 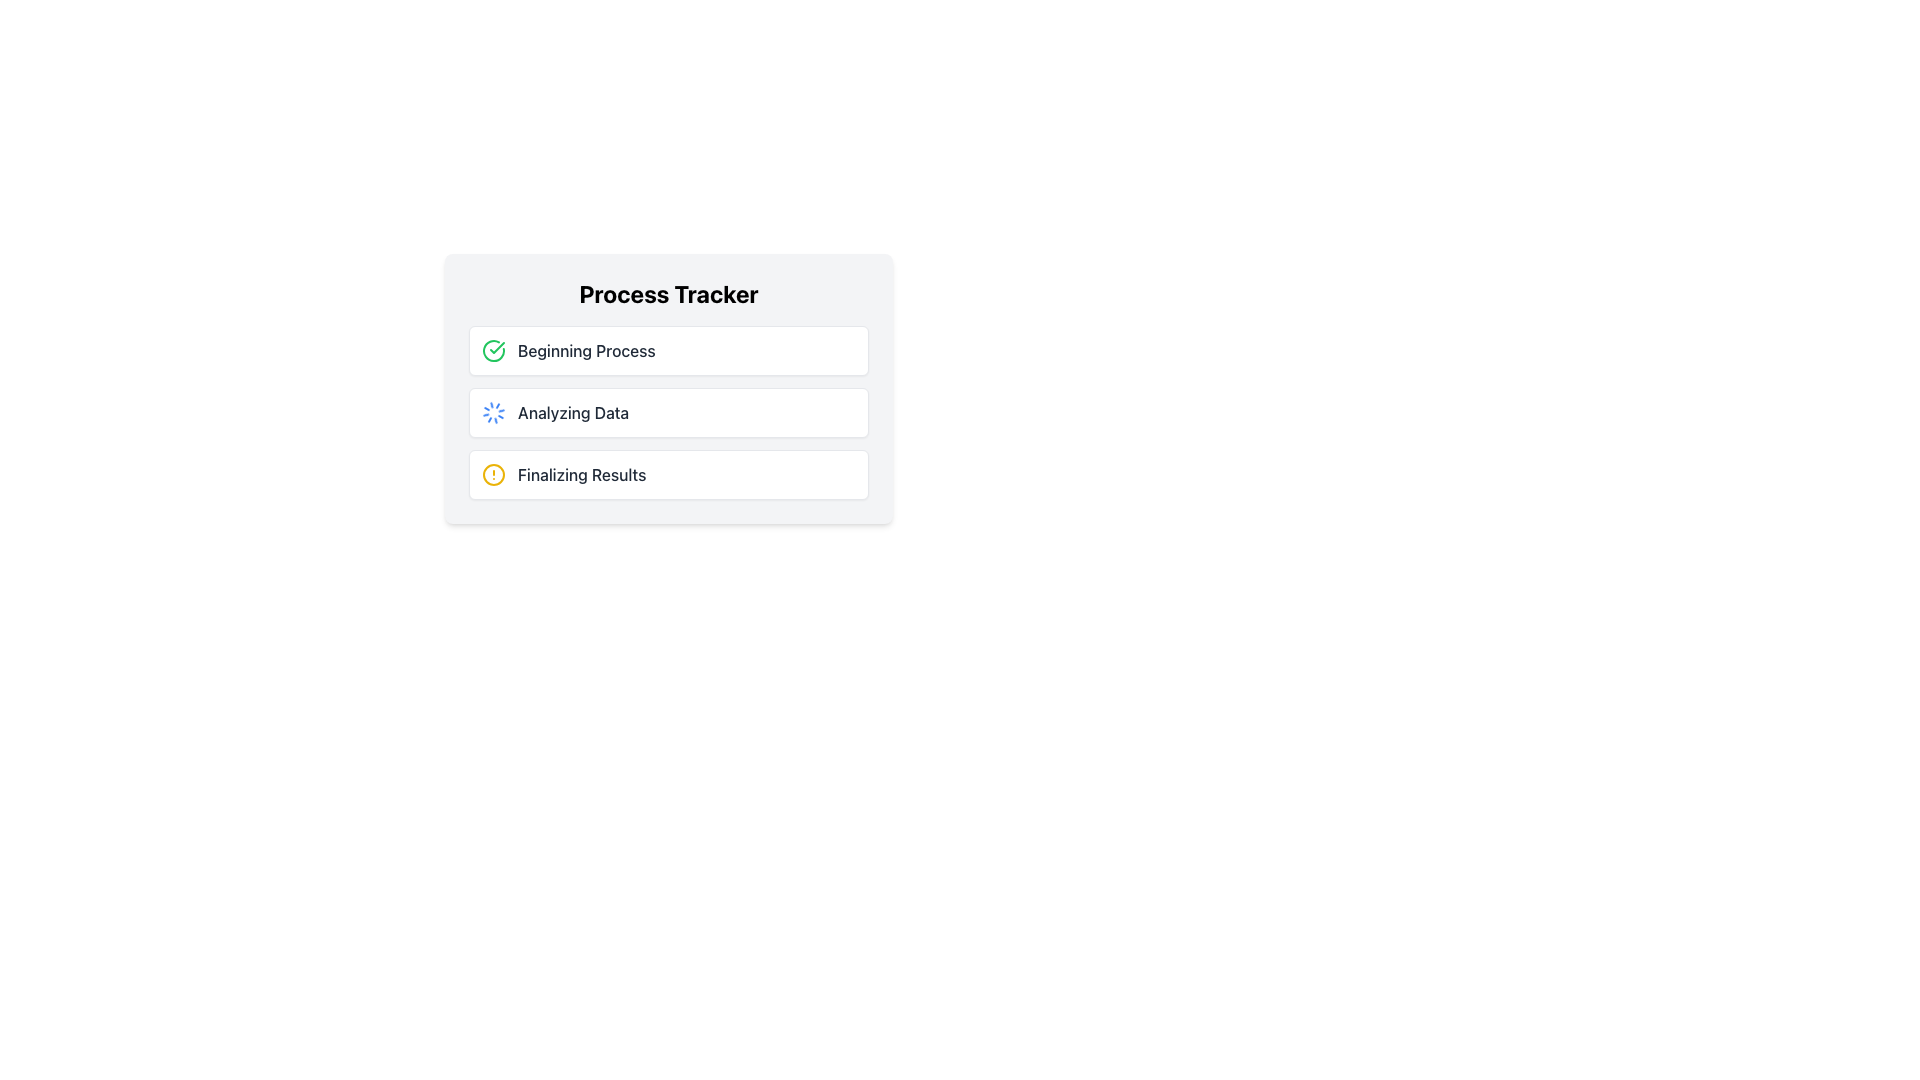 What do you see at coordinates (555, 411) in the screenshot?
I see `status text of the 'Analyzing Data' process, which is indicated by a label and animated icon in the process tracker section` at bounding box center [555, 411].